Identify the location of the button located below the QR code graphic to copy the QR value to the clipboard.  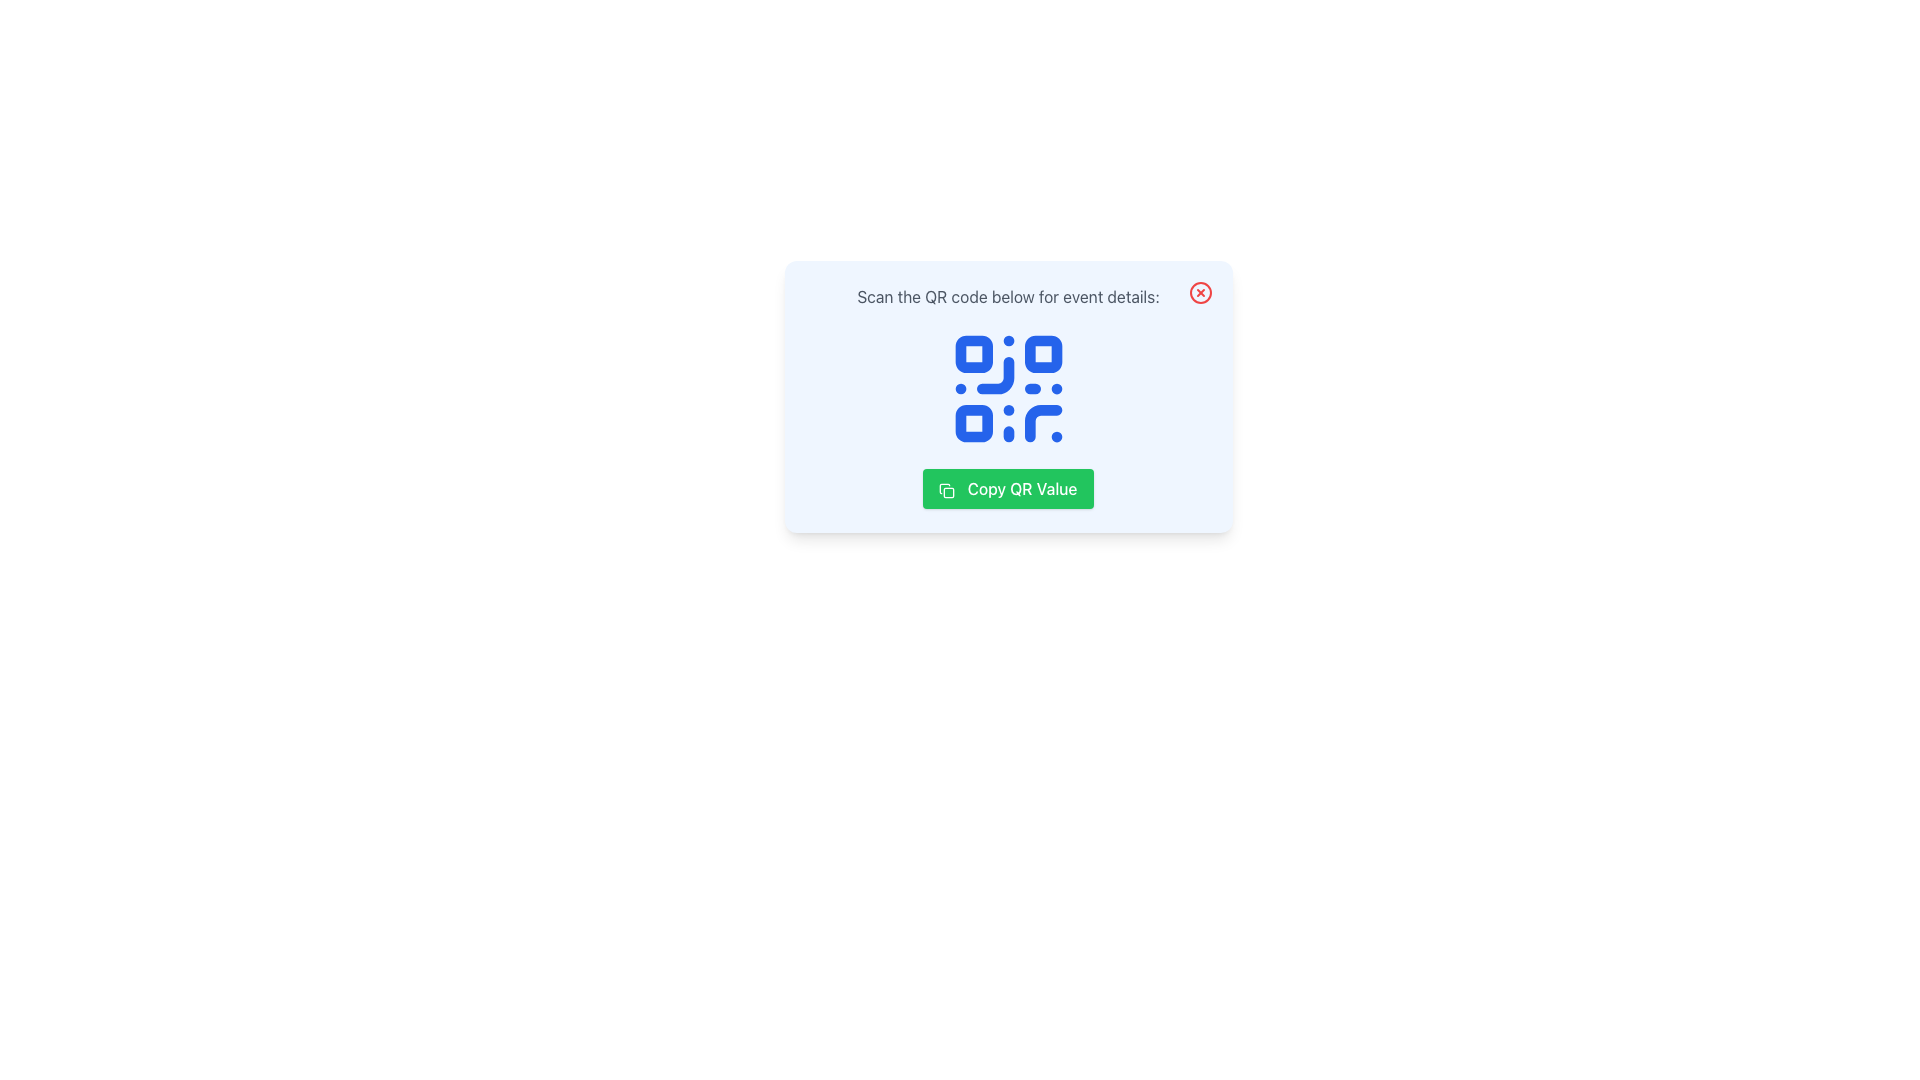
(1008, 489).